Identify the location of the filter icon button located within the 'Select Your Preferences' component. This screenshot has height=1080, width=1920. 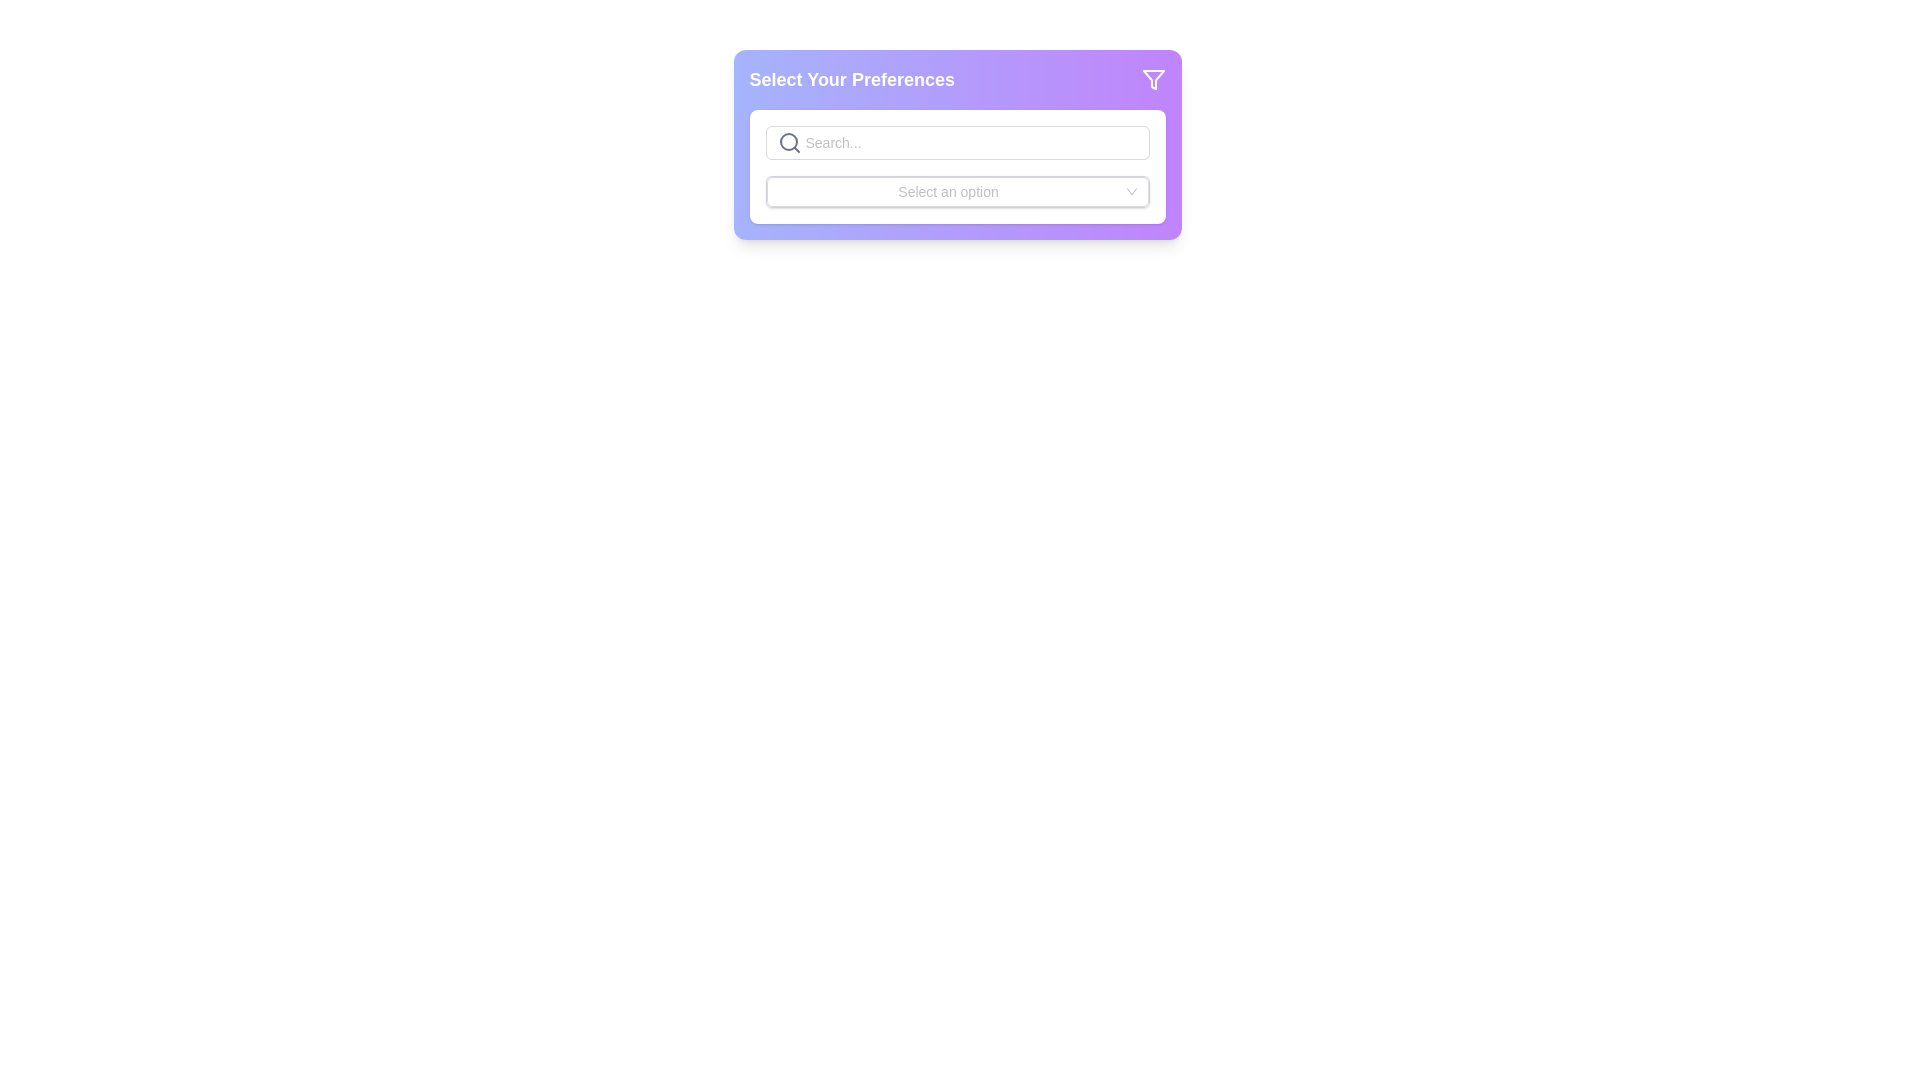
(1153, 79).